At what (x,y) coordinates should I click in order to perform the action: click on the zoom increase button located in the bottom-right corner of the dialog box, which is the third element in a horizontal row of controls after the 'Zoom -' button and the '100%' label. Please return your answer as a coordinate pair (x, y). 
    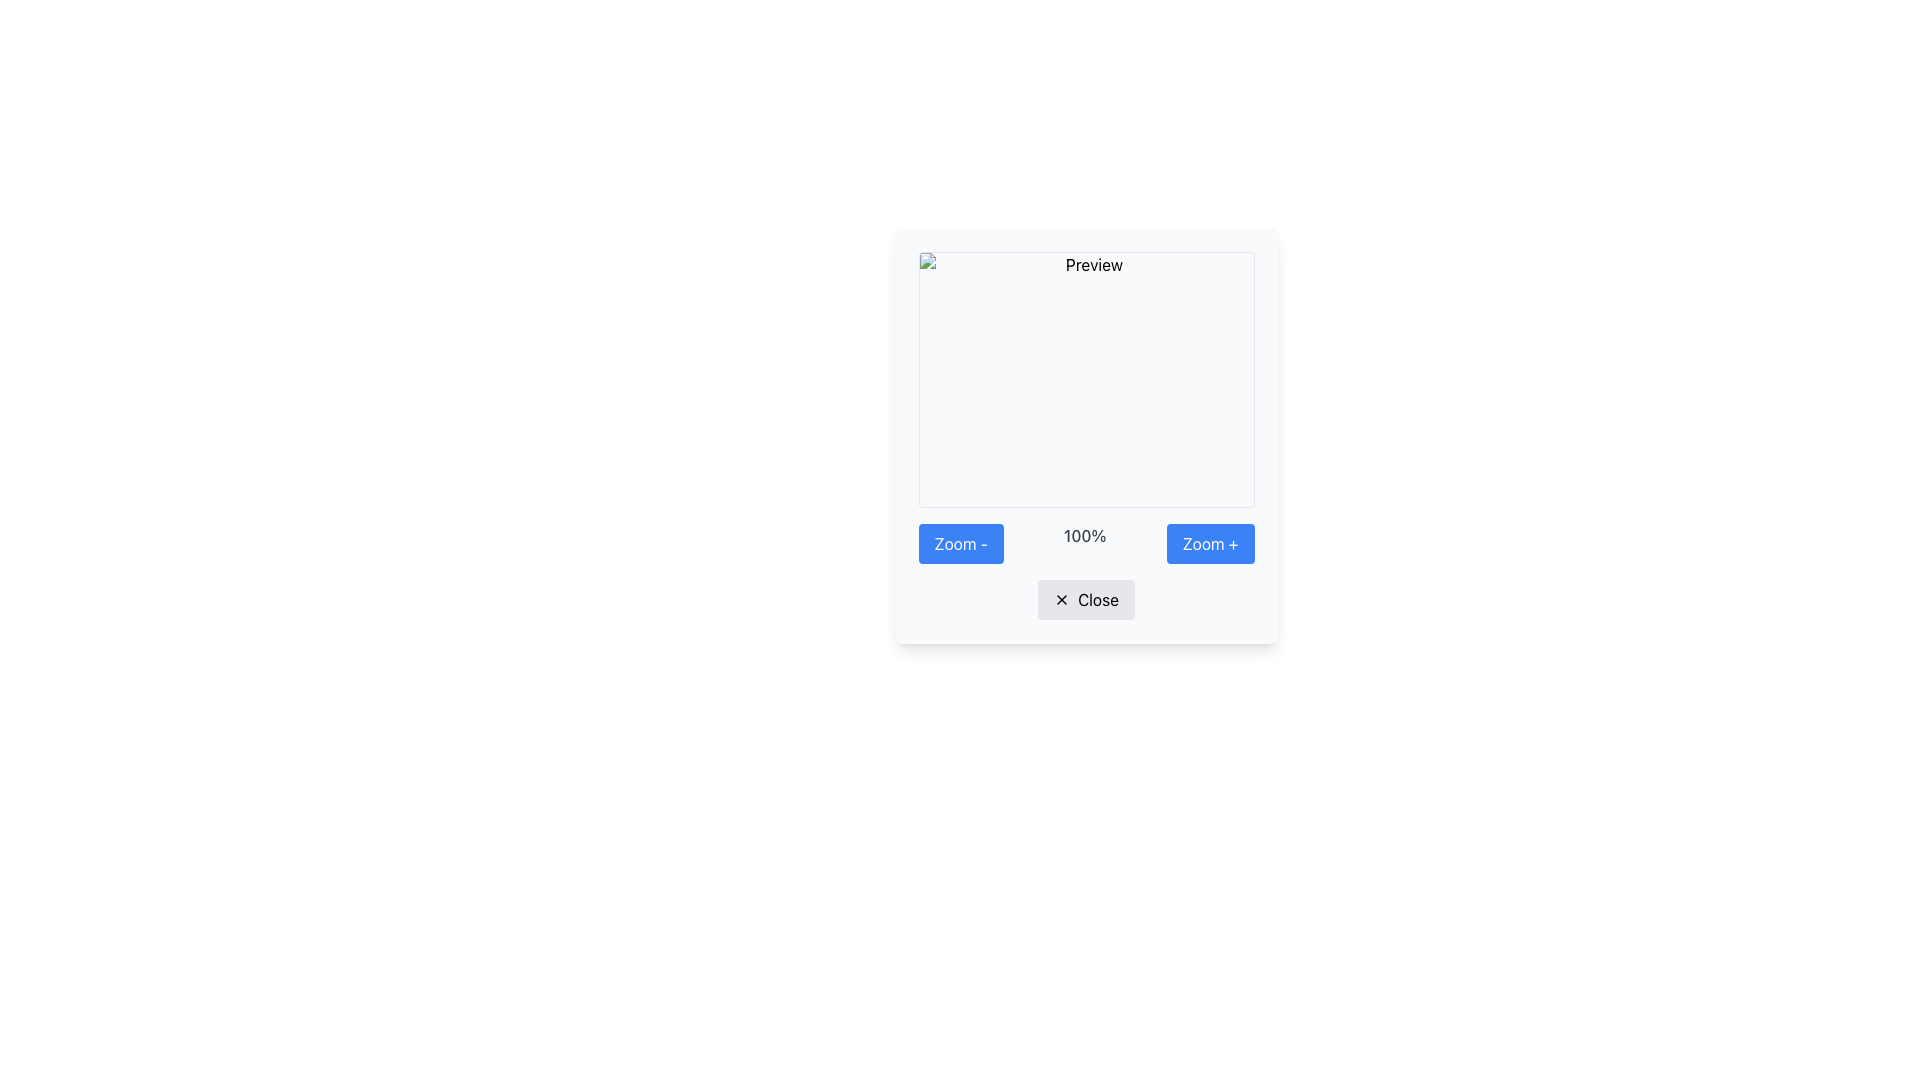
    Looking at the image, I should click on (1209, 543).